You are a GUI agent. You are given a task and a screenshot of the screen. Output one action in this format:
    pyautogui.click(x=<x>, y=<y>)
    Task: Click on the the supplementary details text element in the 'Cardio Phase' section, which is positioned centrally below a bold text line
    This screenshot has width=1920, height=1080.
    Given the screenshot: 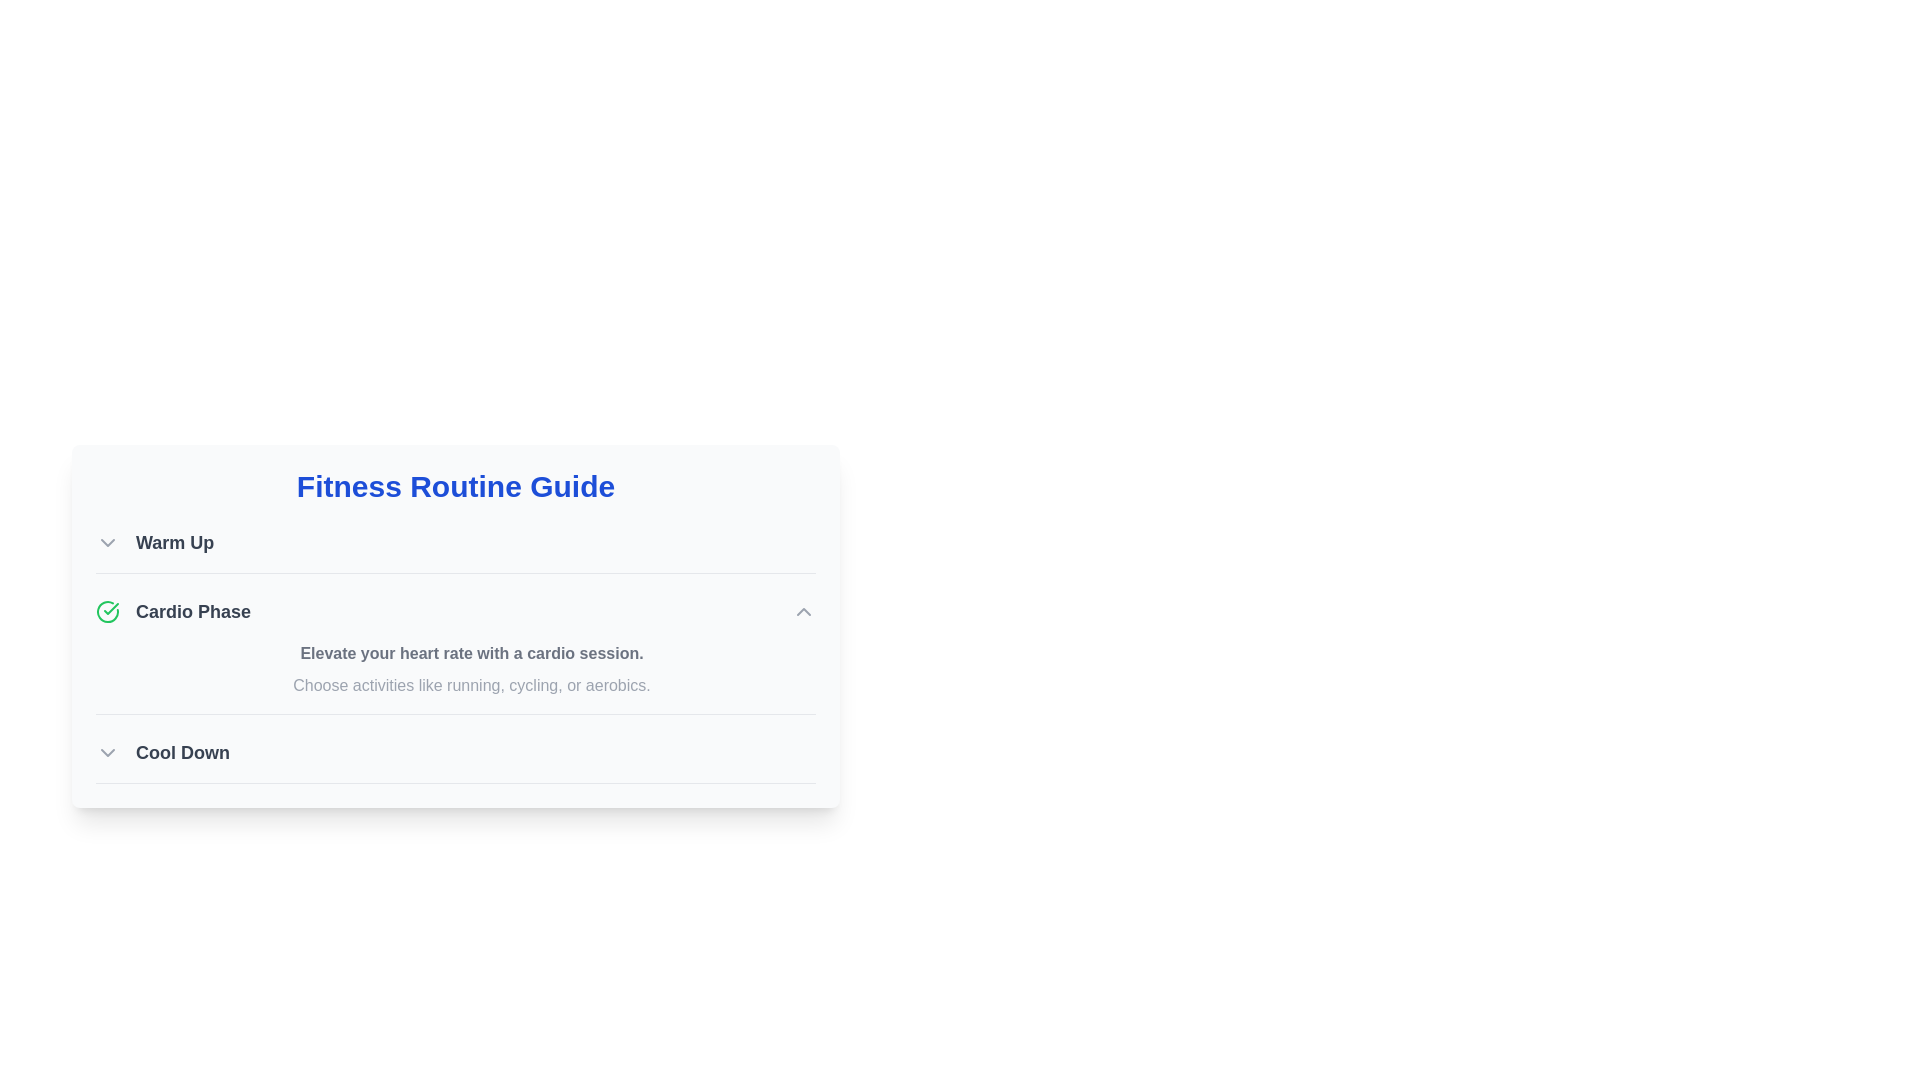 What is the action you would take?
    pyautogui.click(x=470, y=685)
    